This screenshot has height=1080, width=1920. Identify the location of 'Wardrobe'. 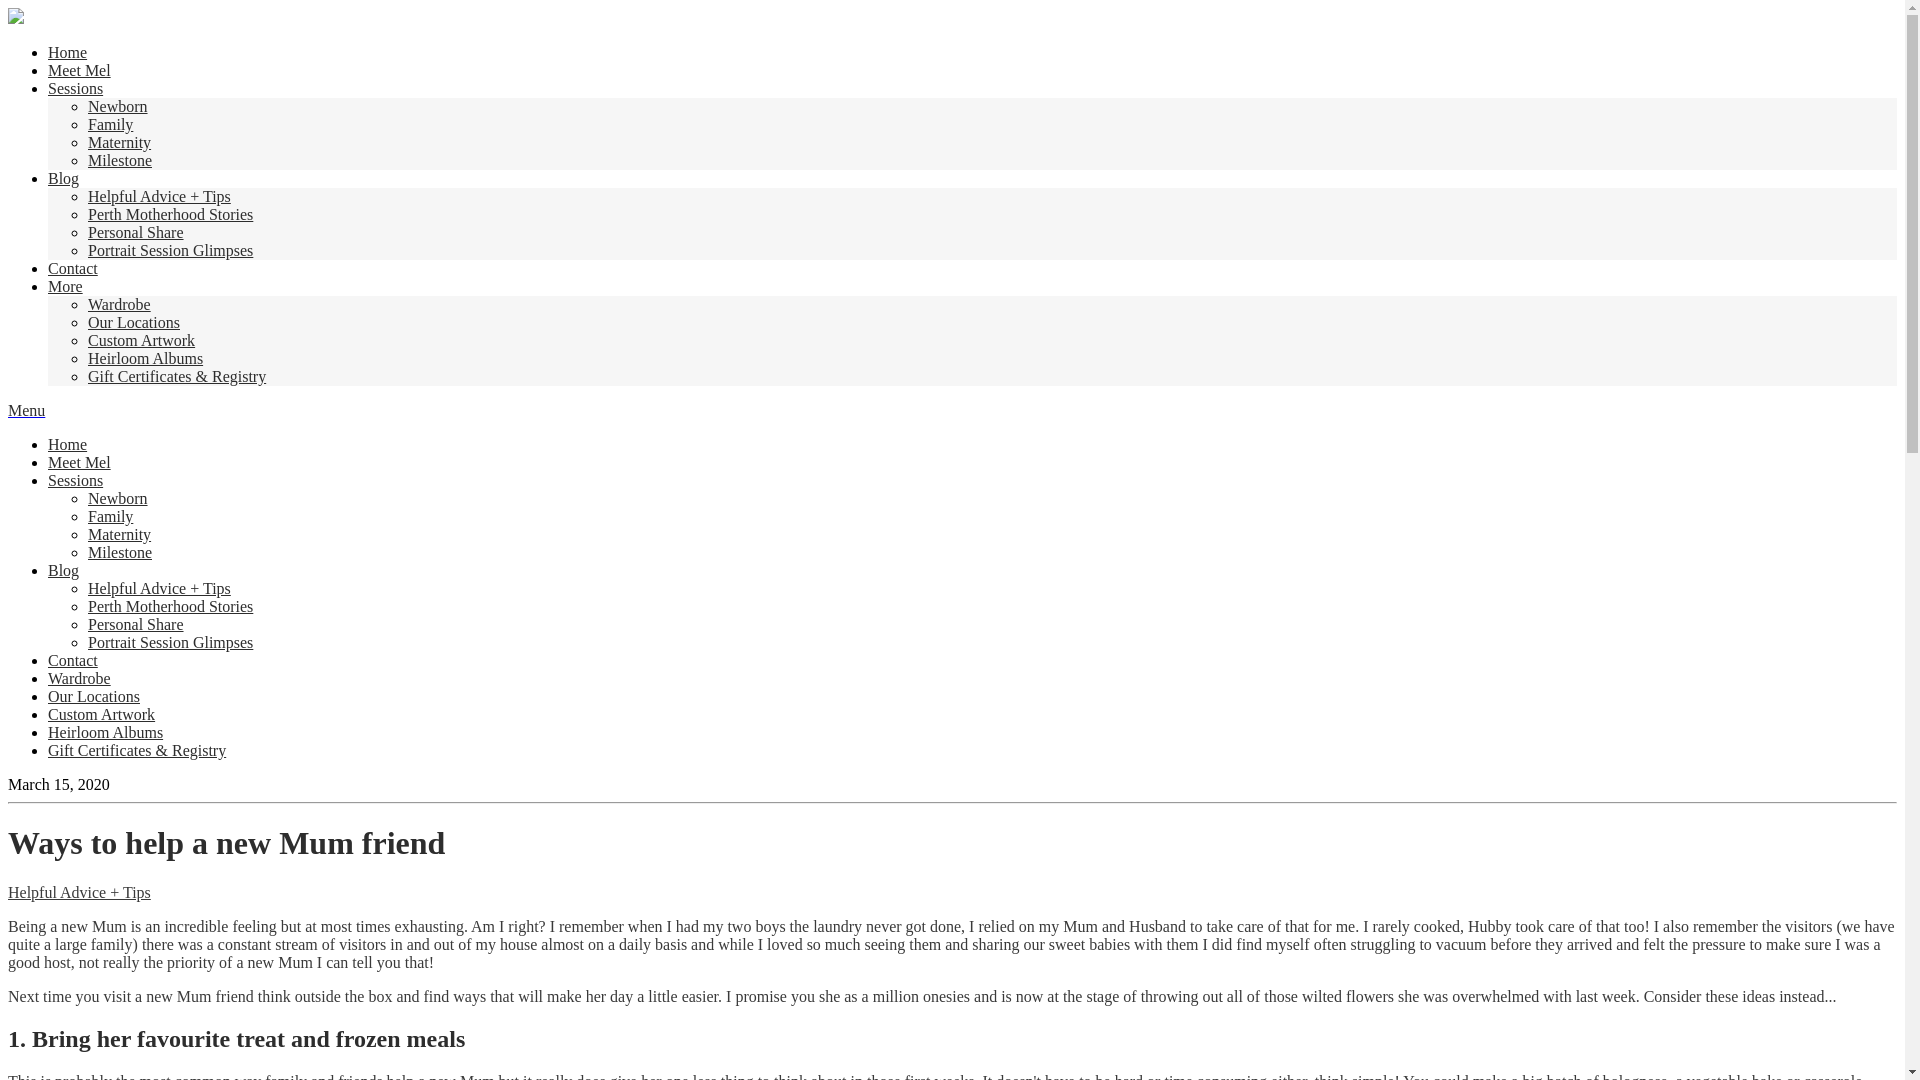
(118, 304).